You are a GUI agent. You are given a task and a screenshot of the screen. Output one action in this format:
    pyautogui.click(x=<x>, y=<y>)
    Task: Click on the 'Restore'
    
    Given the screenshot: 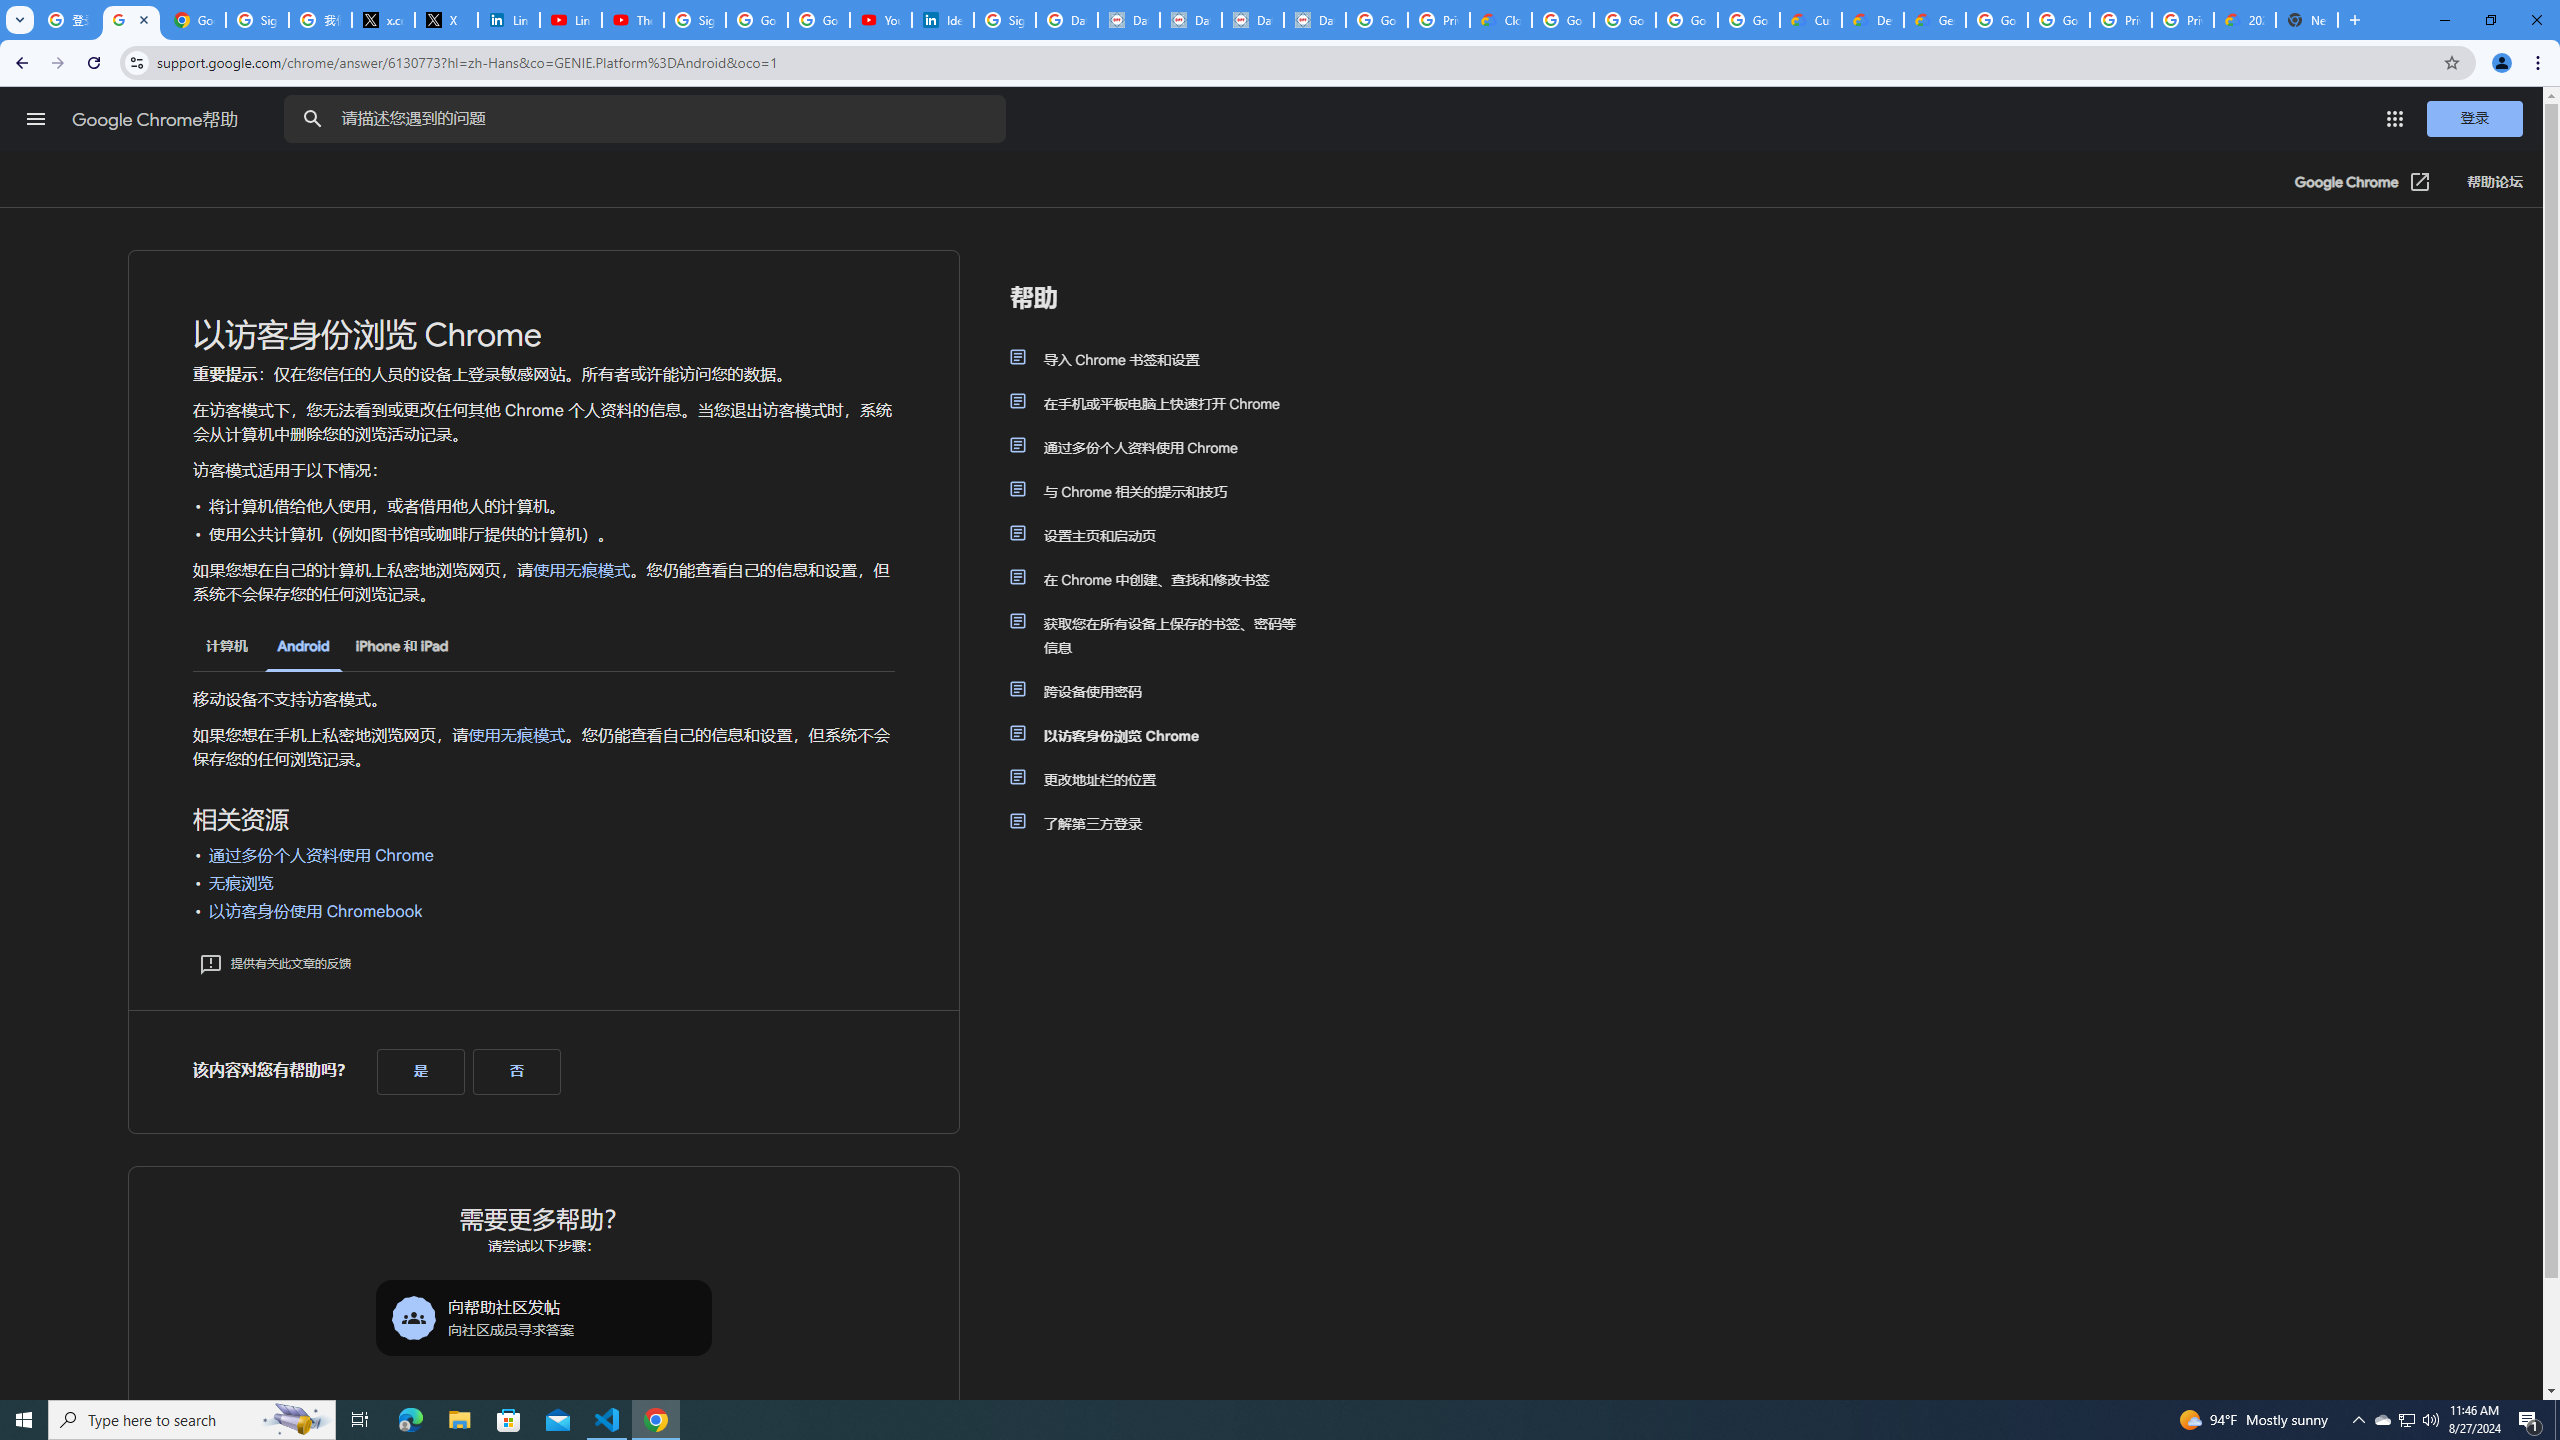 What is the action you would take?
    pyautogui.click(x=2490, y=19)
    